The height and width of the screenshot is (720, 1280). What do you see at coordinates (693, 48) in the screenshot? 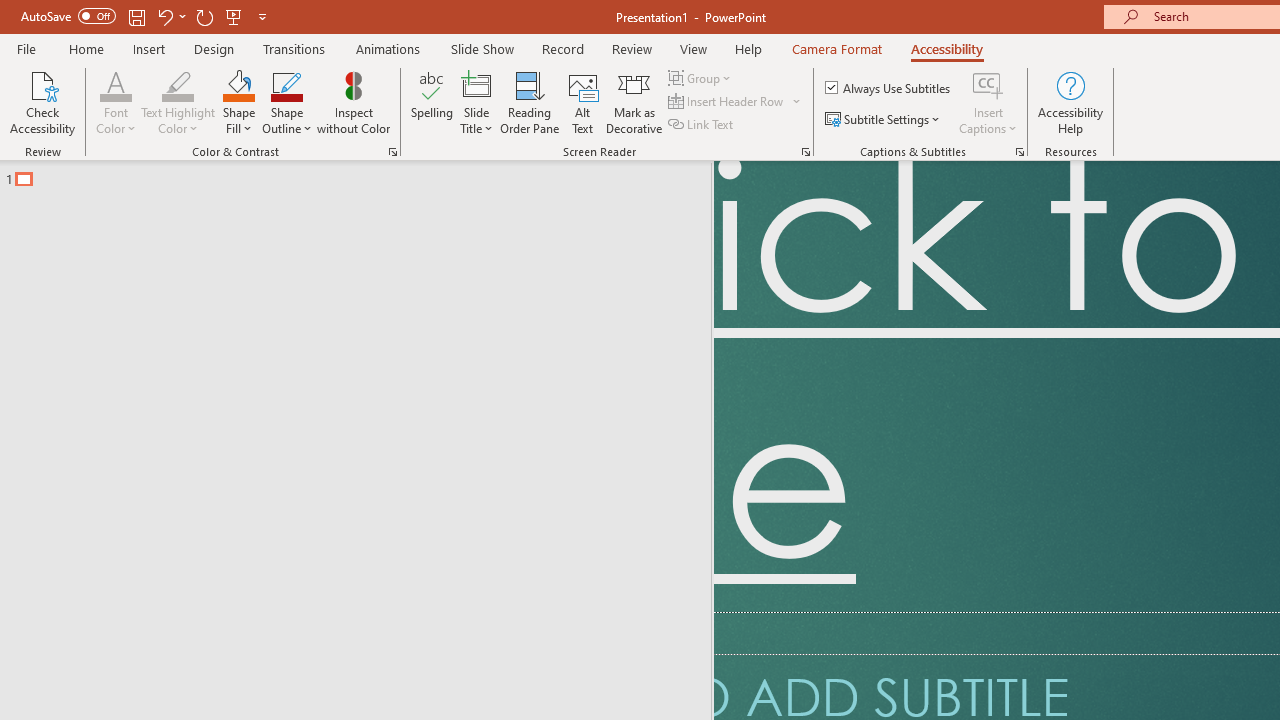
I see `'View'` at bounding box center [693, 48].